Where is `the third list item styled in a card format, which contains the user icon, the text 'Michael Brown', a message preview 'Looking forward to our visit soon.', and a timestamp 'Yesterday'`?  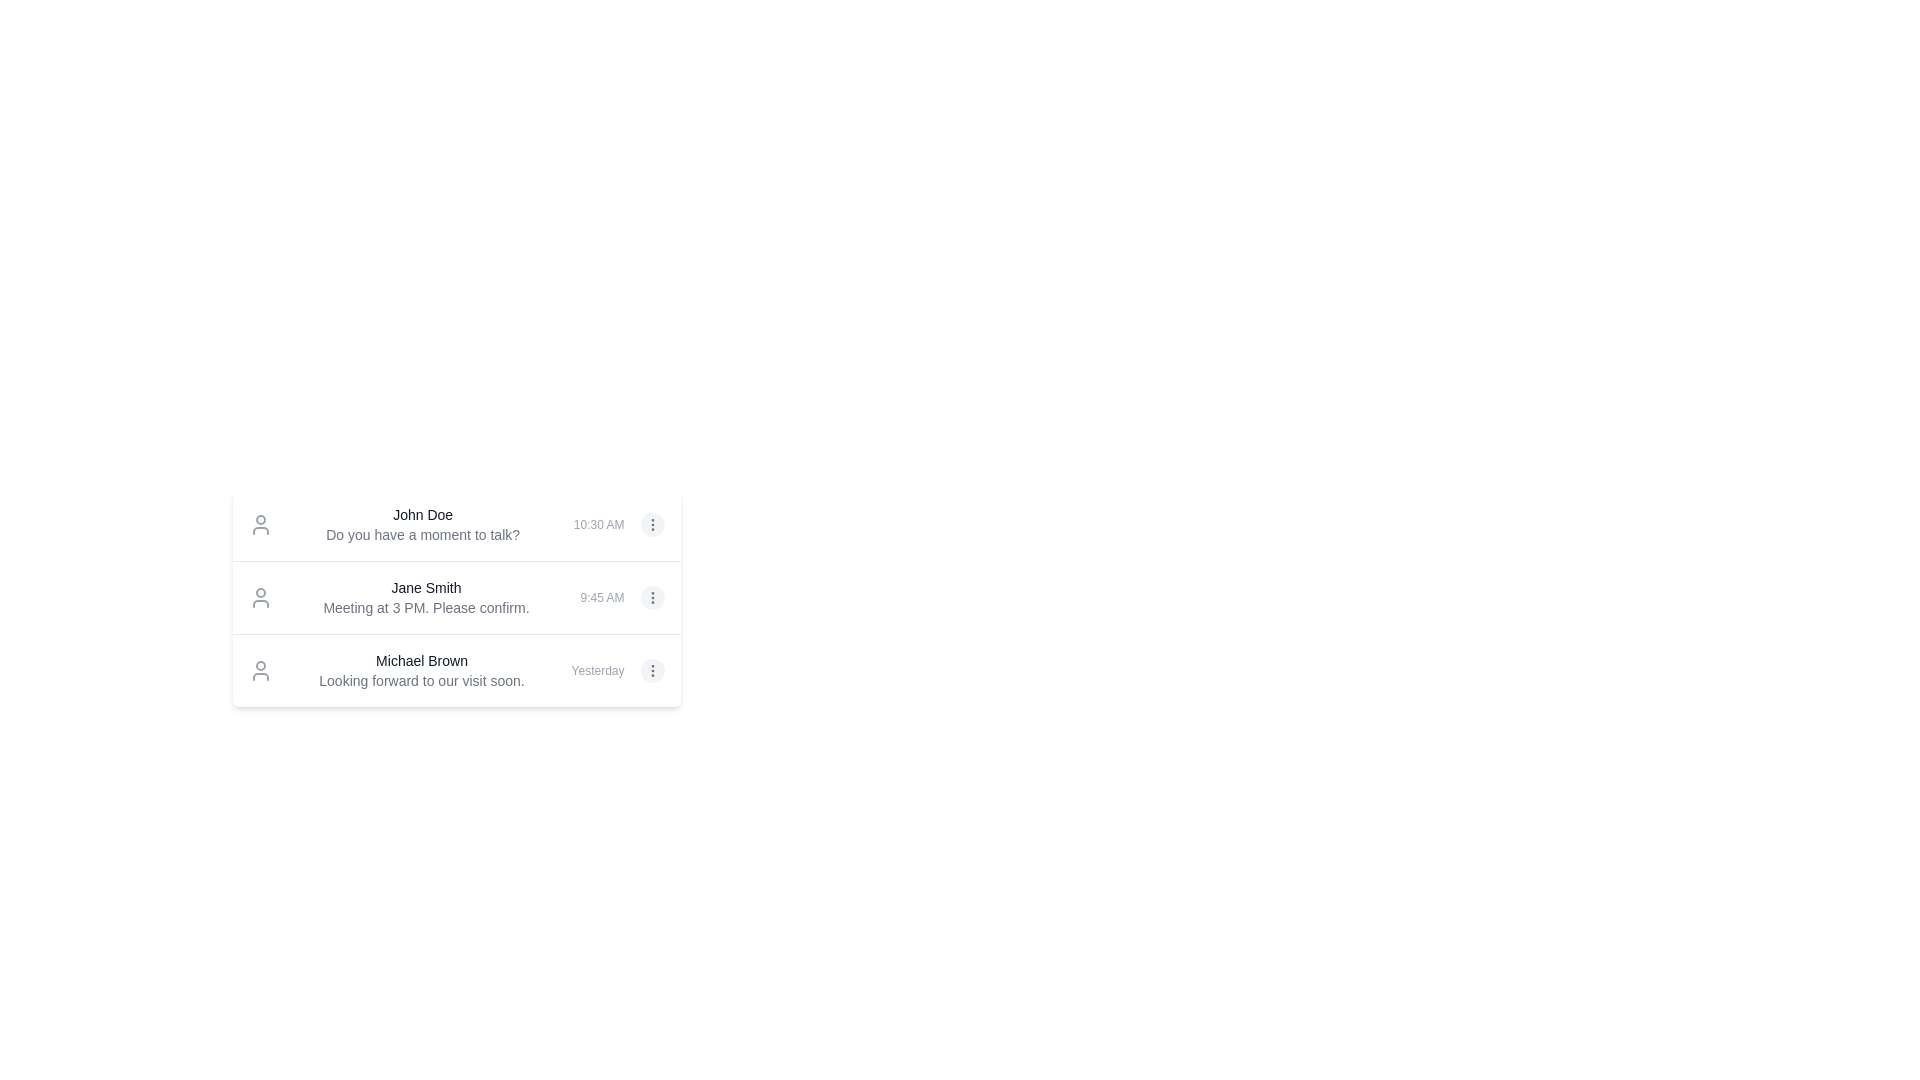 the third list item styled in a card format, which contains the user icon, the text 'Michael Brown', a message preview 'Looking forward to our visit soon.', and a timestamp 'Yesterday' is located at coordinates (455, 670).